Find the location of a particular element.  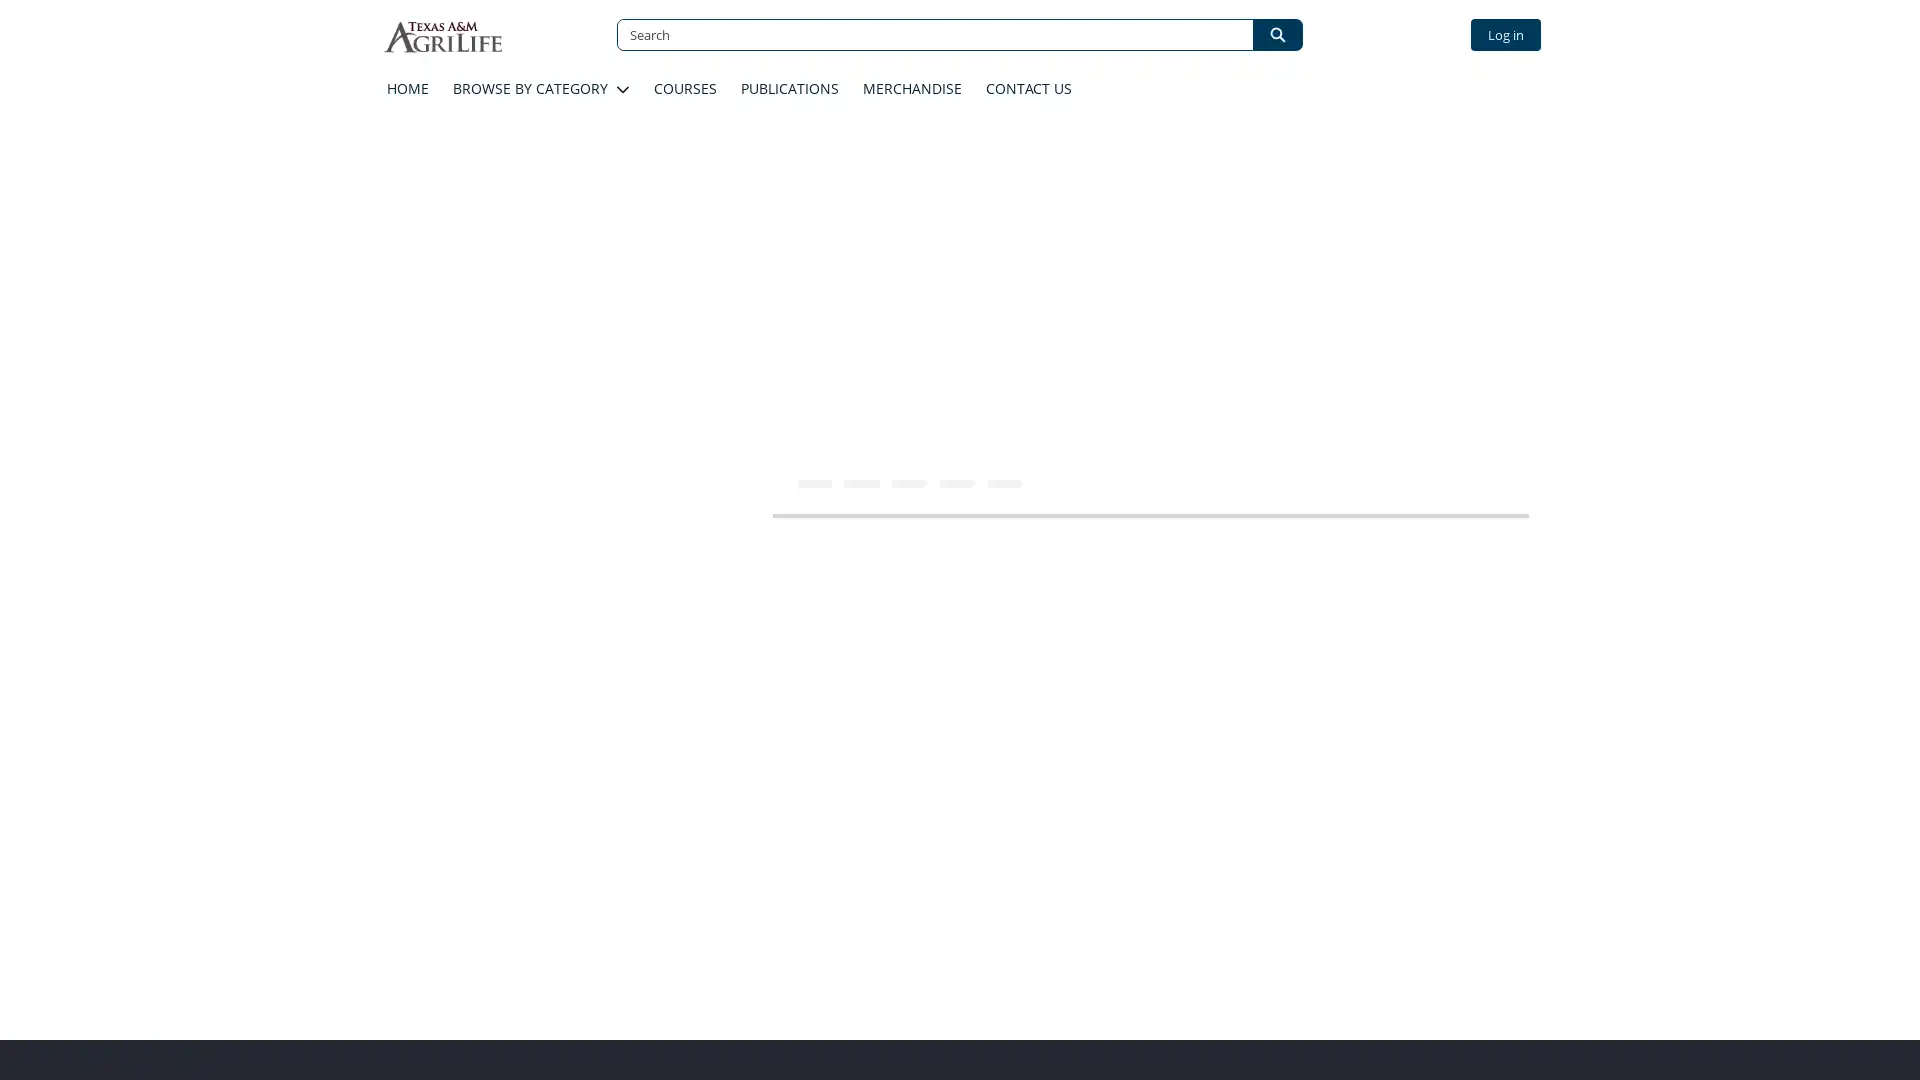

ADD TO LIST is located at coordinates (1142, 459).